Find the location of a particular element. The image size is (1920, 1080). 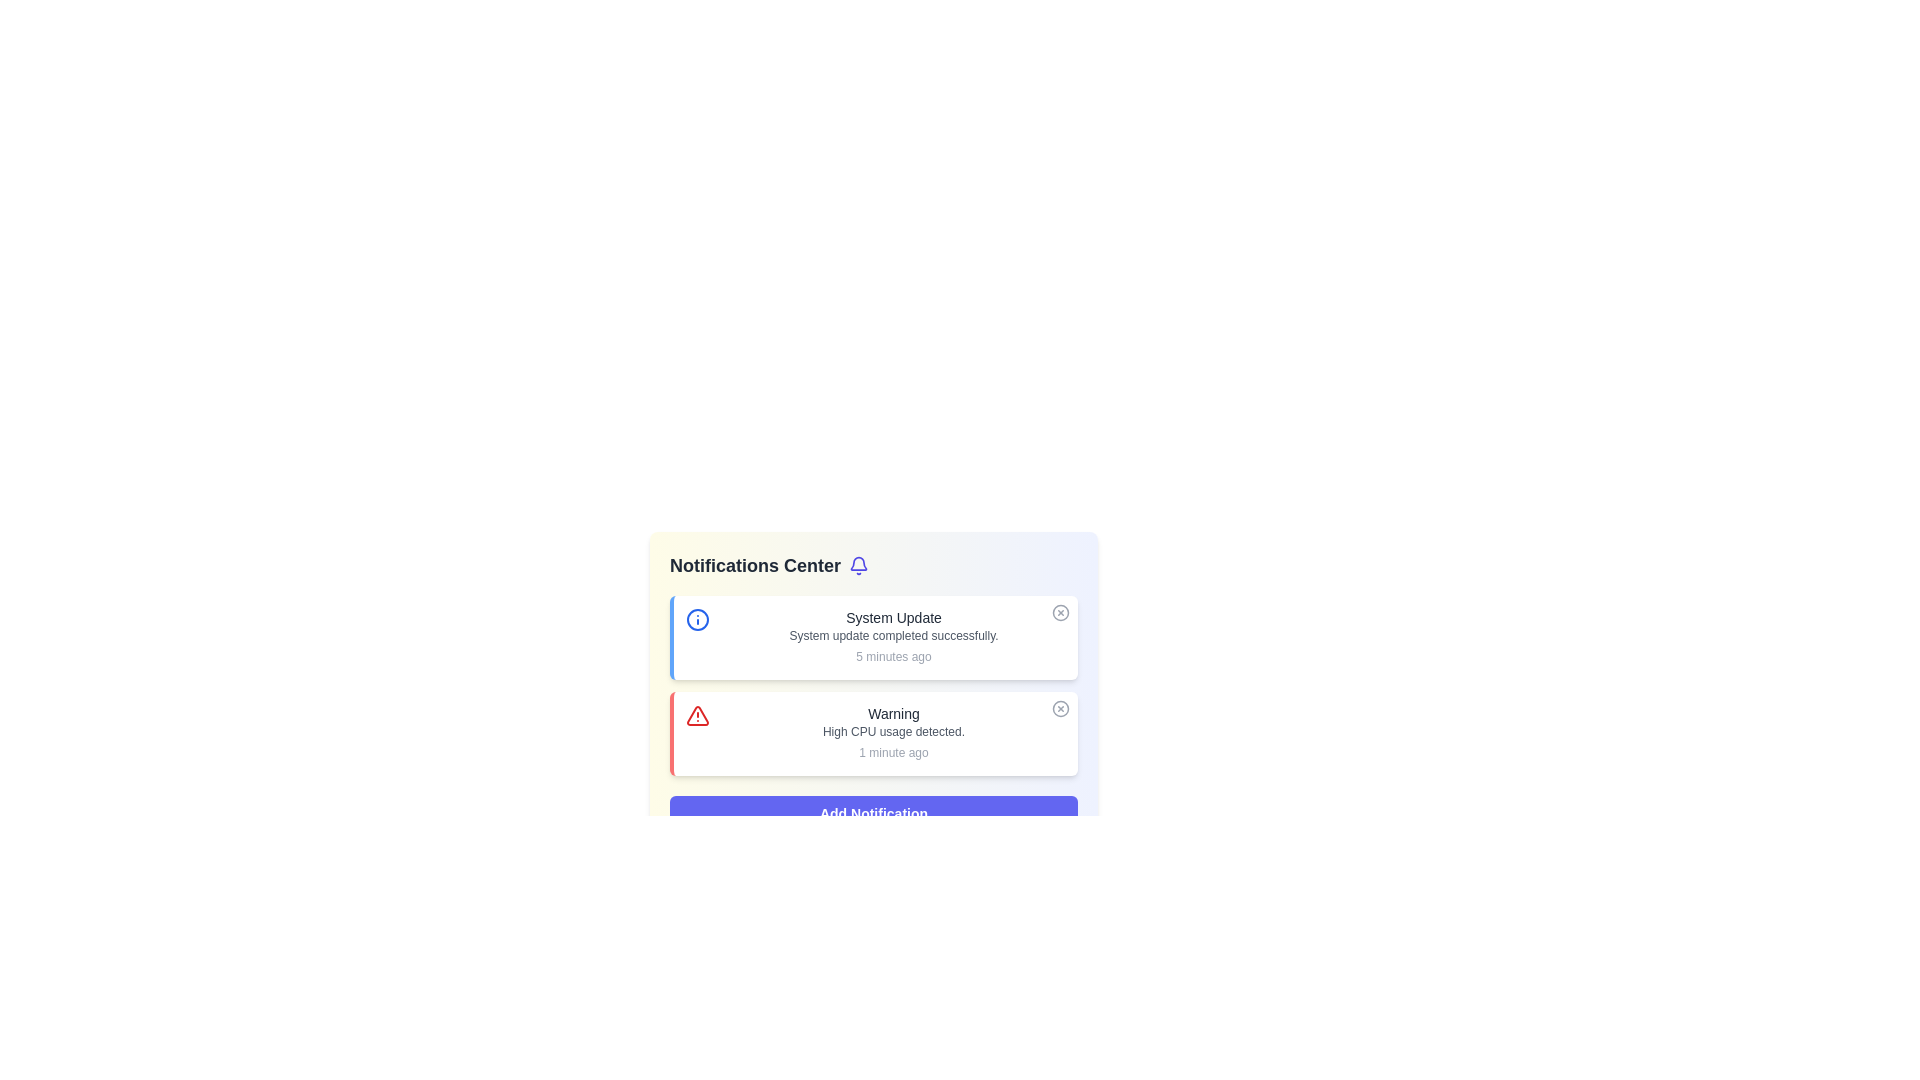

the timestamp text label located at the bottom of the notification card that shows 'Warning' and 'High CPU usage detected.' is located at coordinates (892, 752).